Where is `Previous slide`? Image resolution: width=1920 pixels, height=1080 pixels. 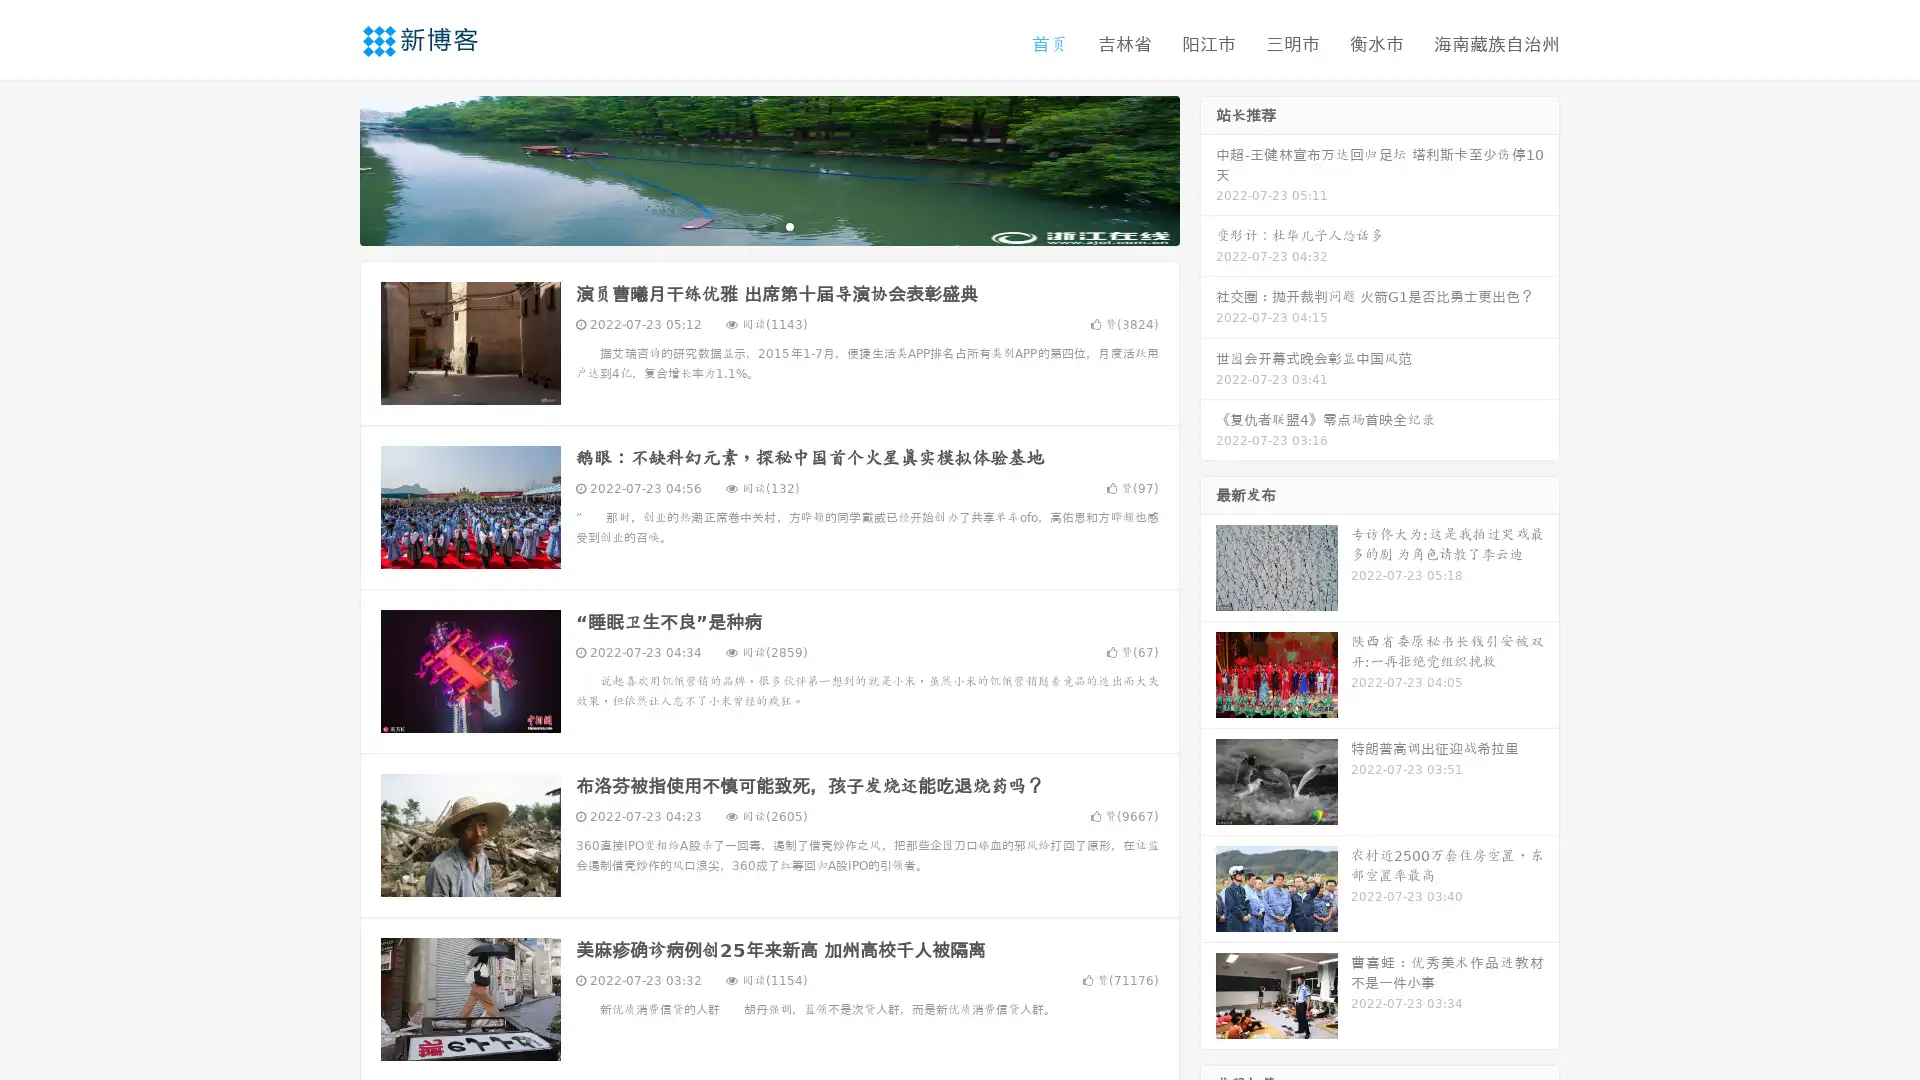 Previous slide is located at coordinates (330, 168).